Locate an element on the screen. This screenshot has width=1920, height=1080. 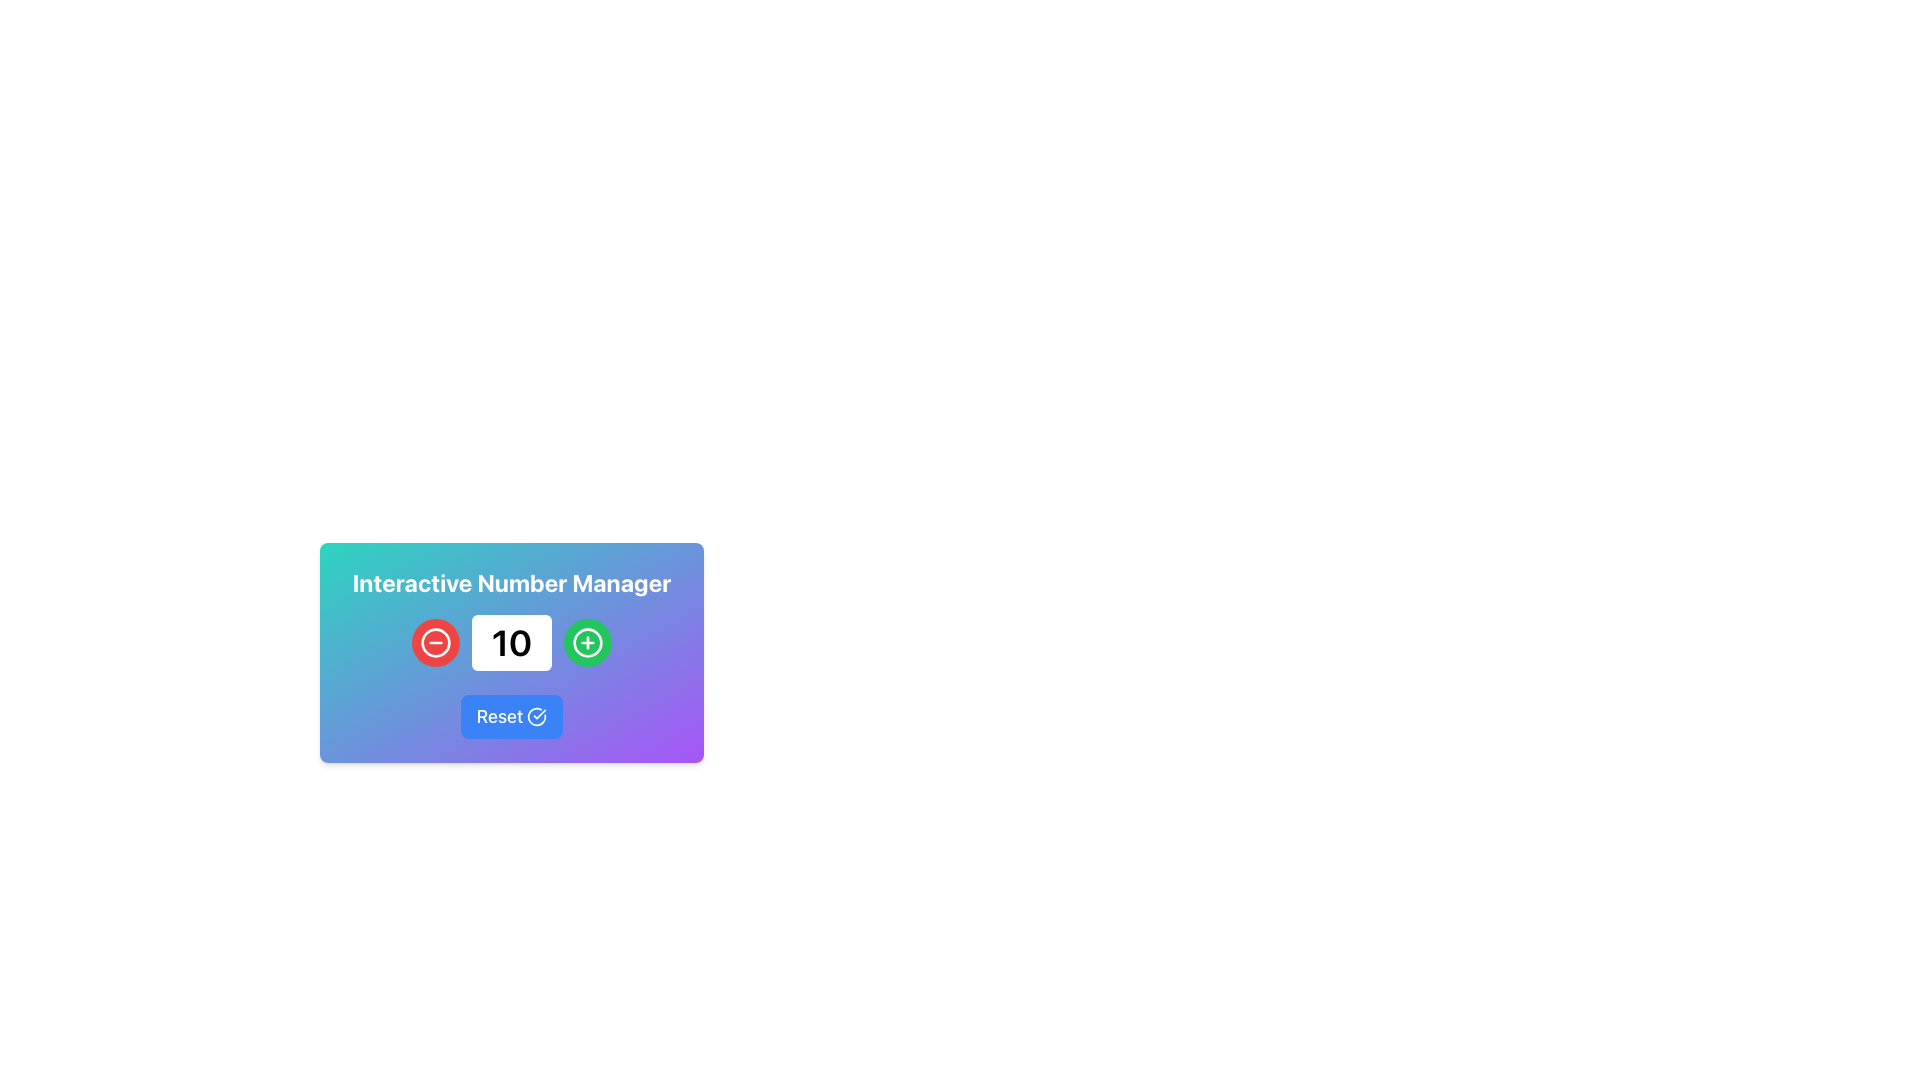
the decrement button located on the left side of the number display showing '10' to observe the color change is located at coordinates (435, 643).